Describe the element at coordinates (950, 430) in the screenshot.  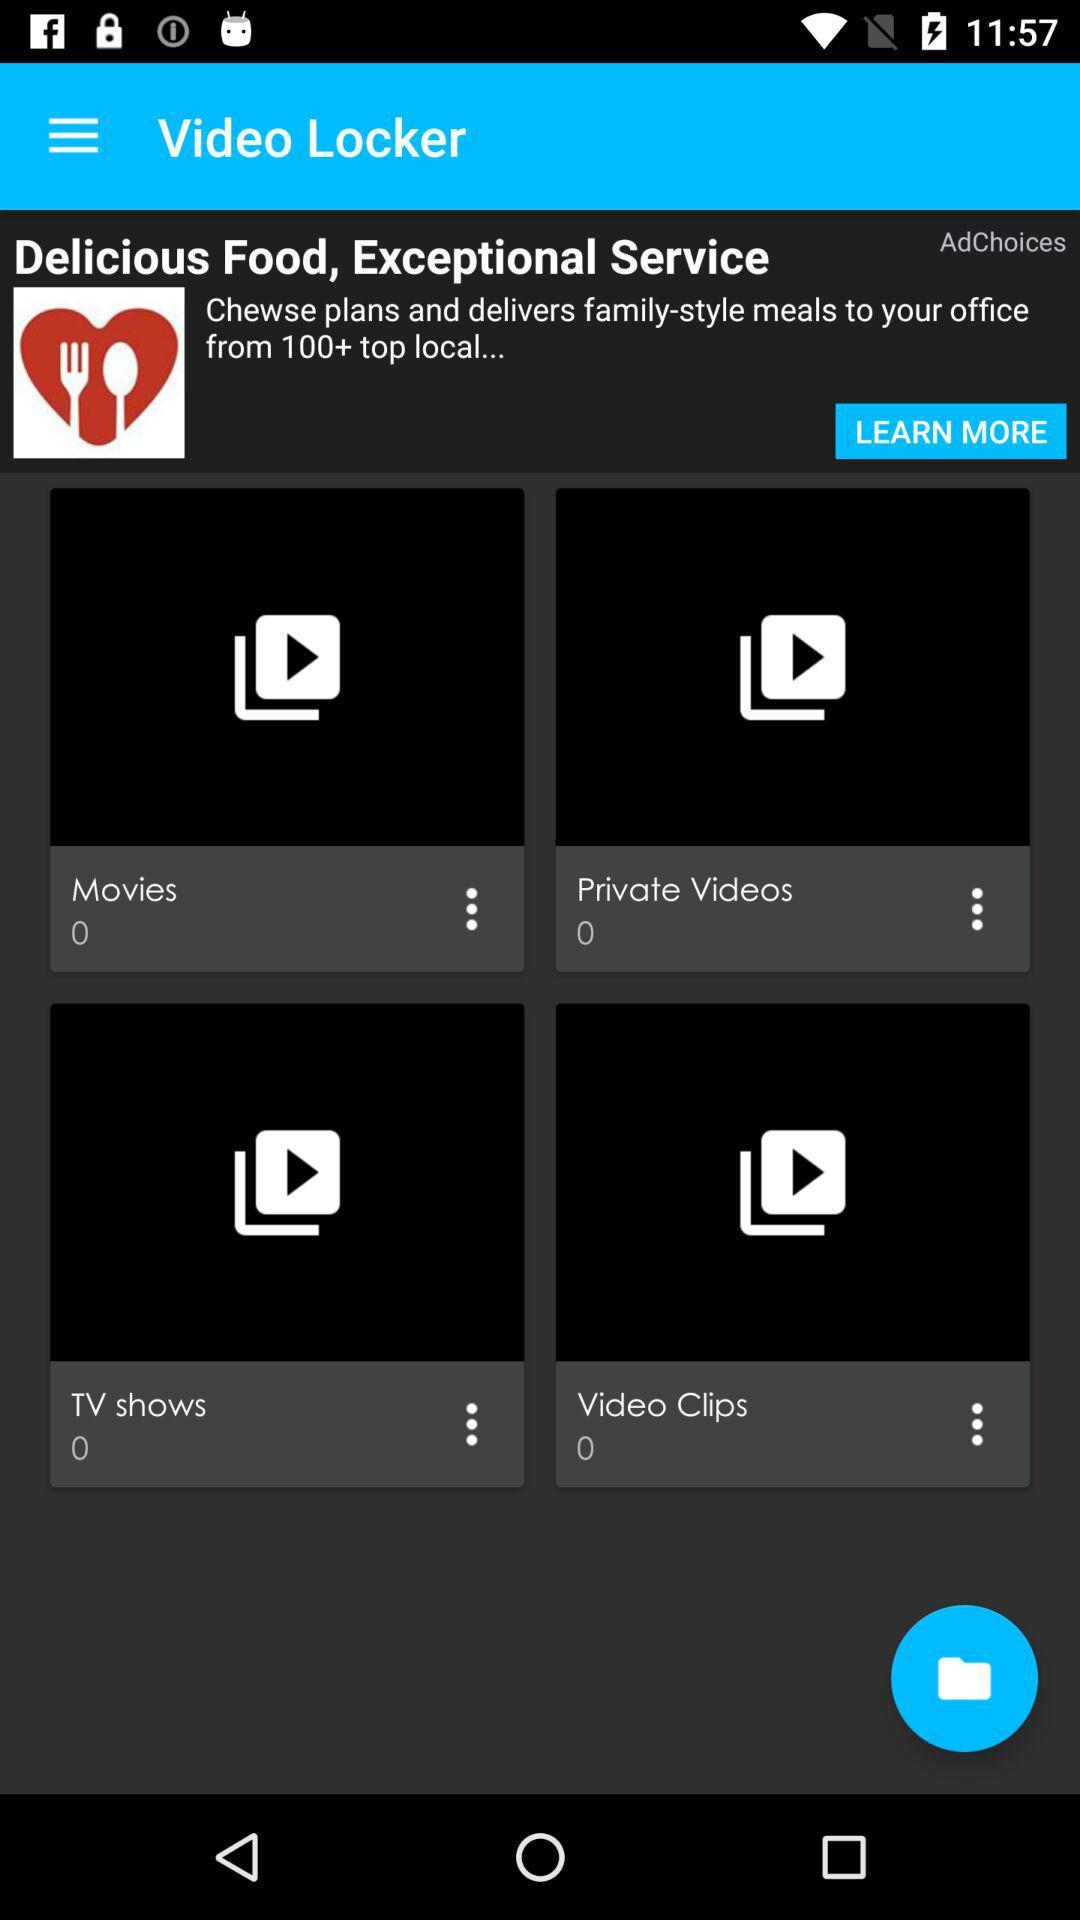
I see `learn more` at that location.